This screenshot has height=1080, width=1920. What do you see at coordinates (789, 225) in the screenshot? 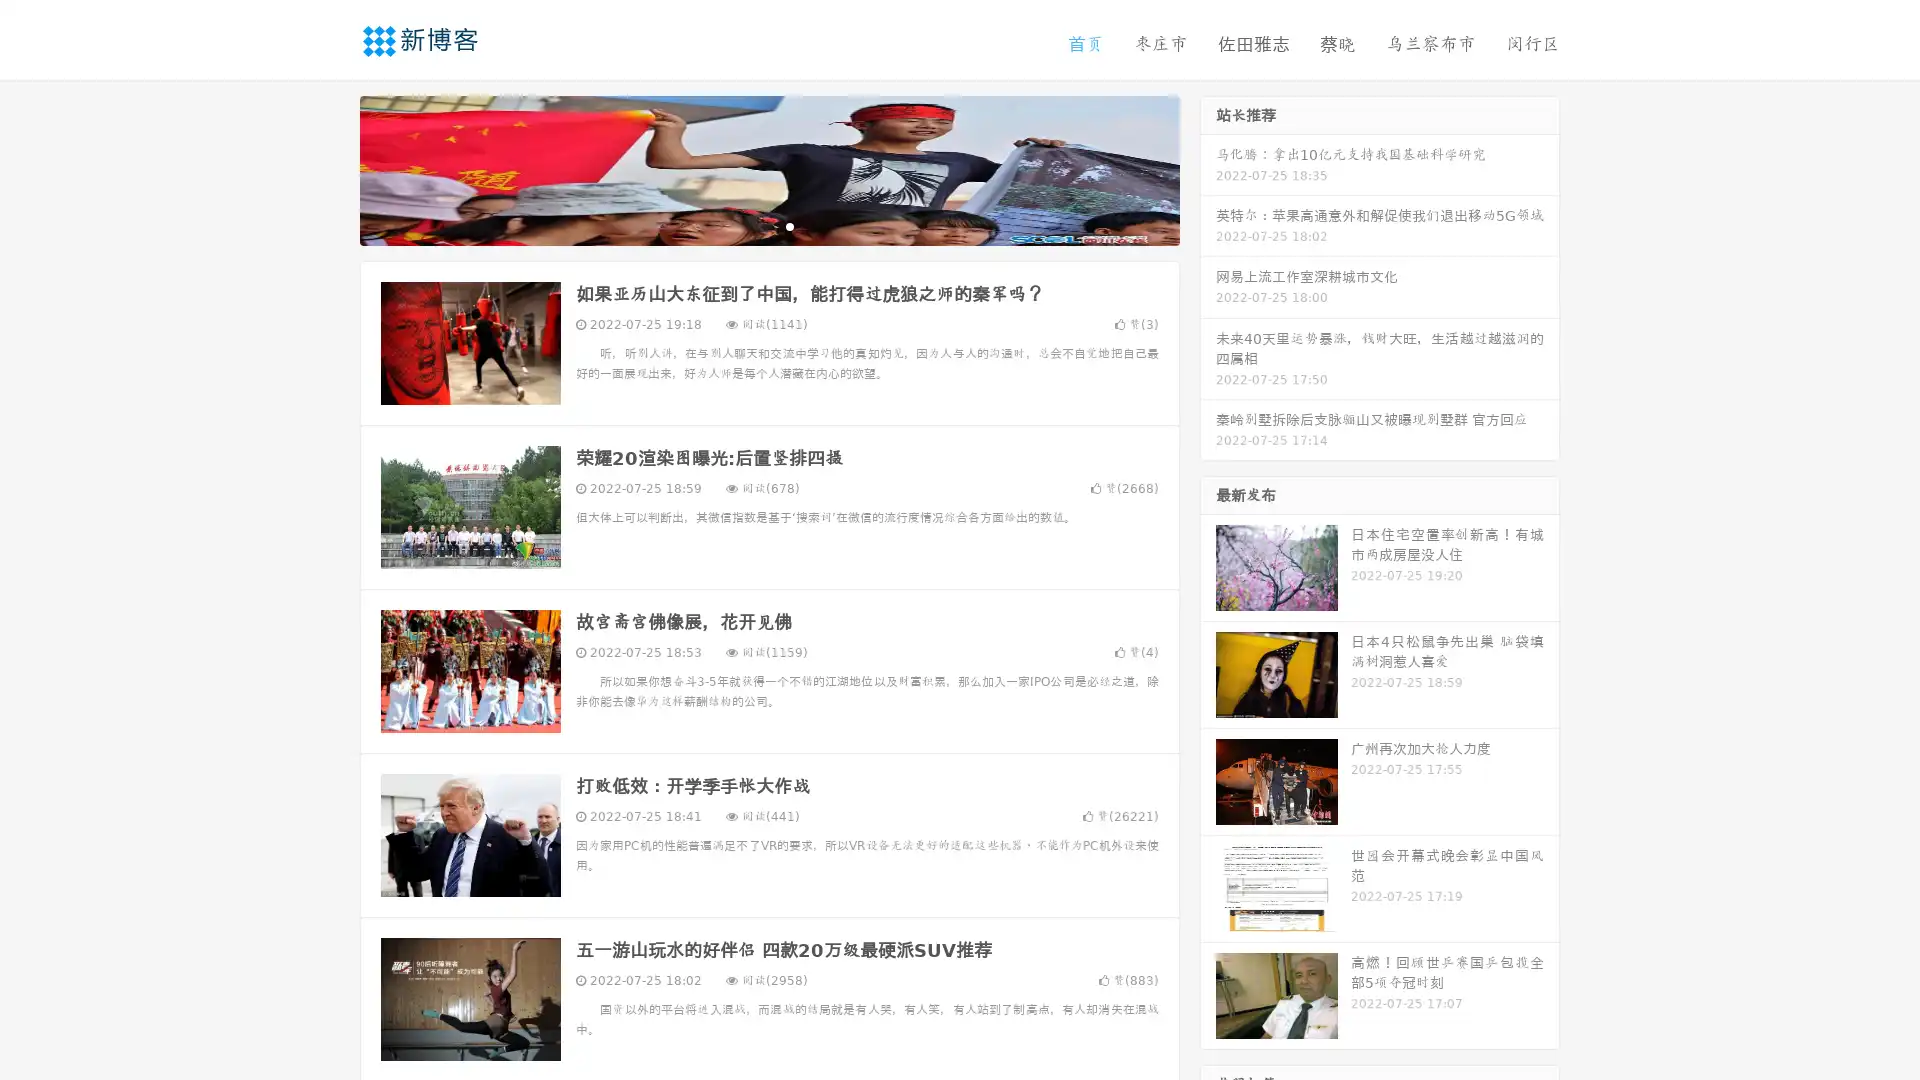
I see `Go to slide 3` at bounding box center [789, 225].